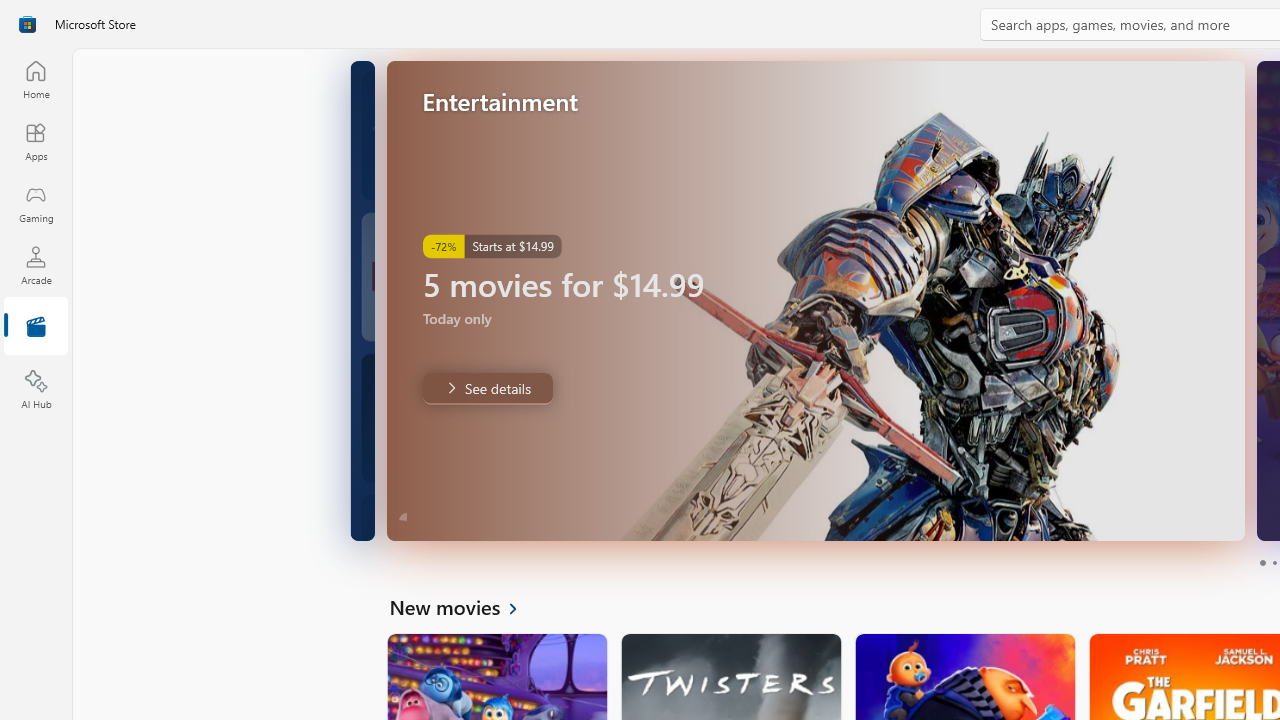 The height and width of the screenshot is (720, 1280). Describe the element at coordinates (27, 24) in the screenshot. I see `'Class: Image'` at that location.